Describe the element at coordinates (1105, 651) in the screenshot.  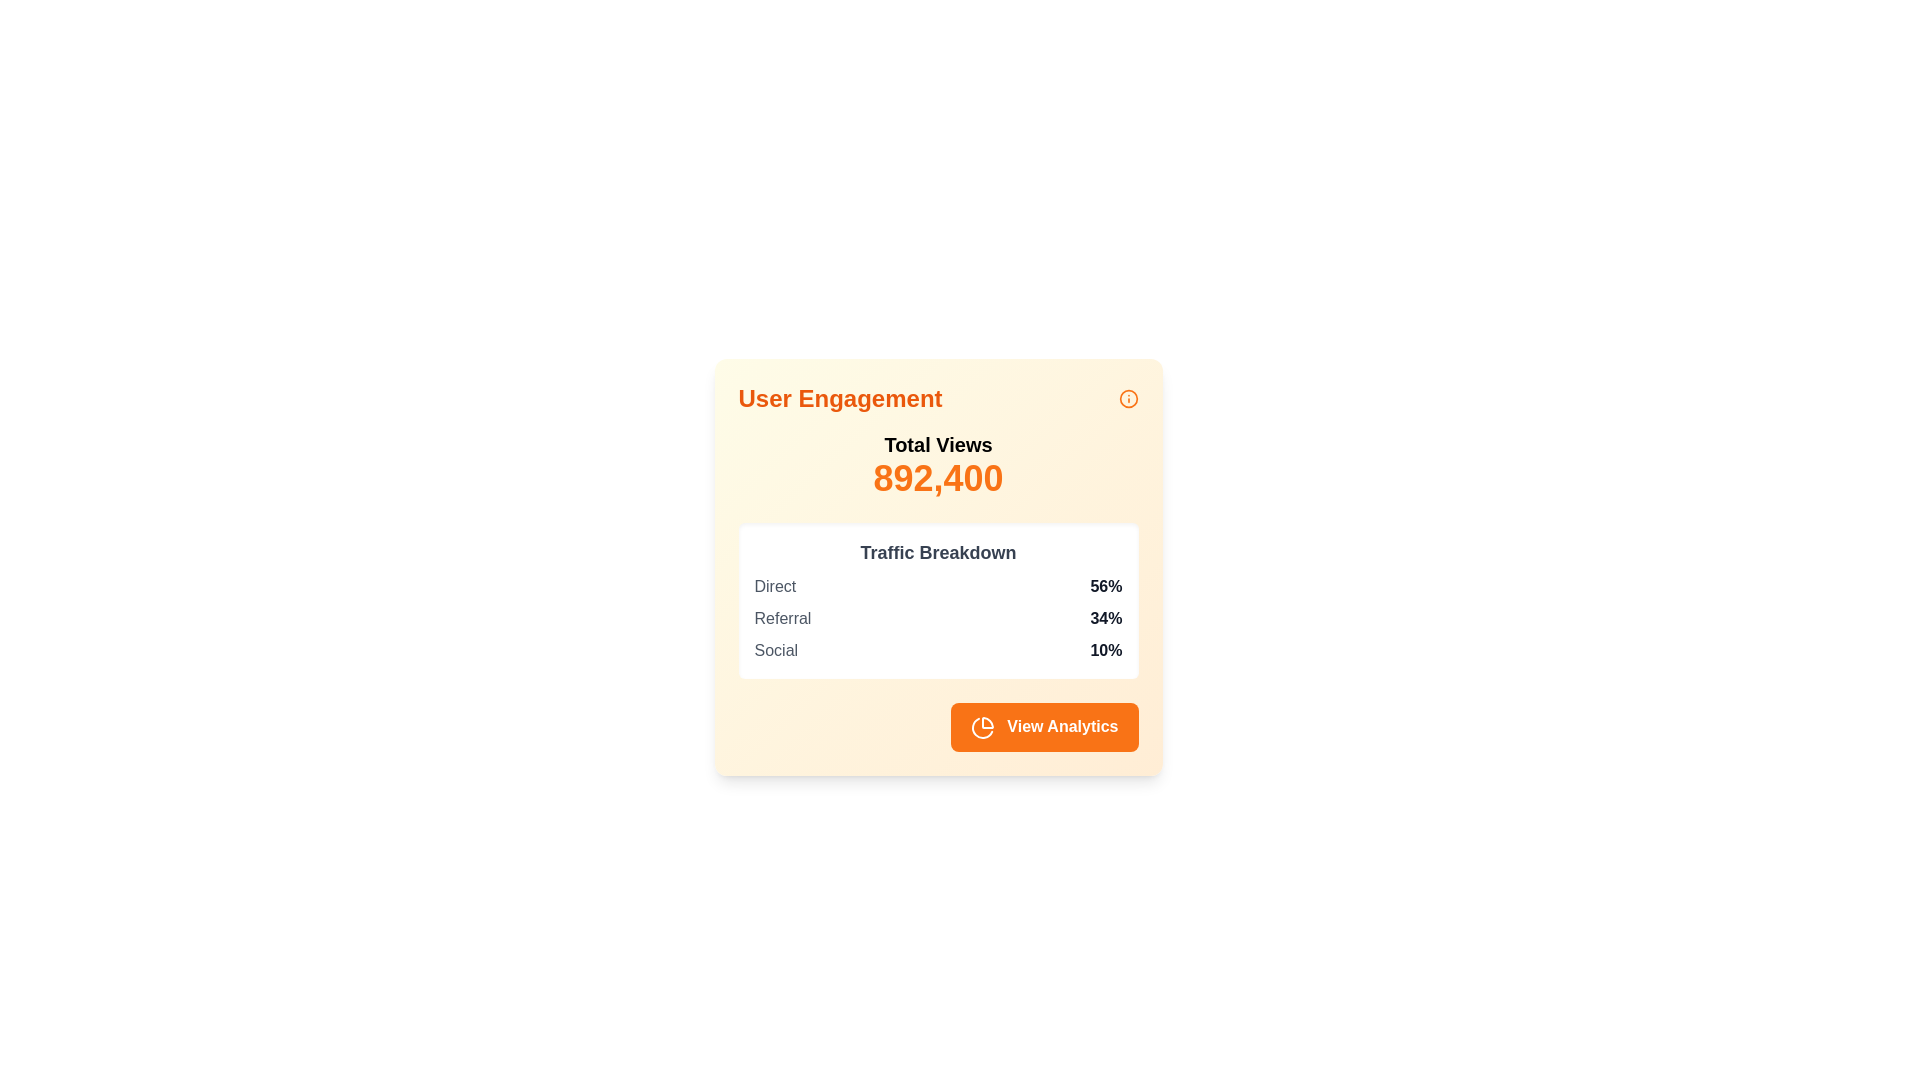
I see `the informational Static Text displaying the percentage value of traffic from social sources, located to the immediate right of the label 'Social' in the 'Traffic Breakdown' section` at that location.